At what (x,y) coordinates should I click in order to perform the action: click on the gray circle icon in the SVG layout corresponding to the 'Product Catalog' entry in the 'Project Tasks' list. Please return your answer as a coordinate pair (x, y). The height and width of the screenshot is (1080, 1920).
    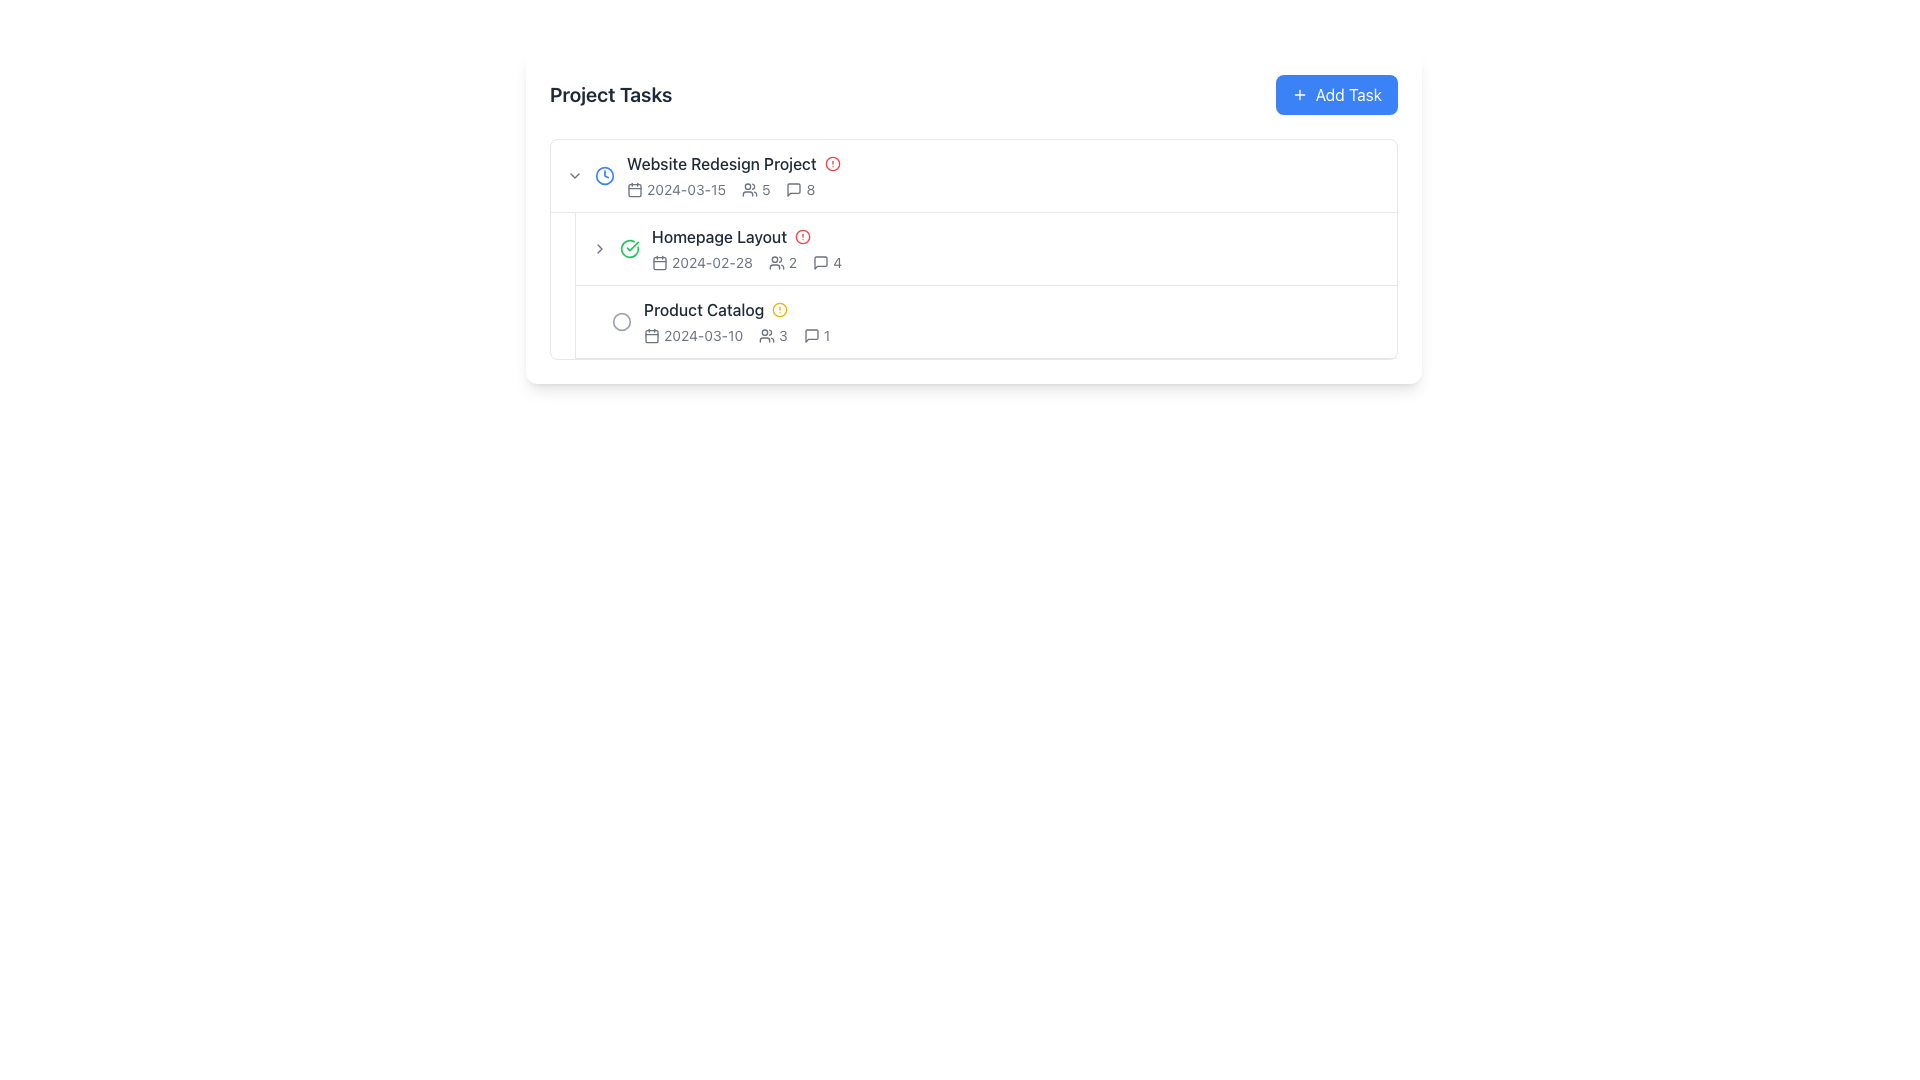
    Looking at the image, I should click on (621, 320).